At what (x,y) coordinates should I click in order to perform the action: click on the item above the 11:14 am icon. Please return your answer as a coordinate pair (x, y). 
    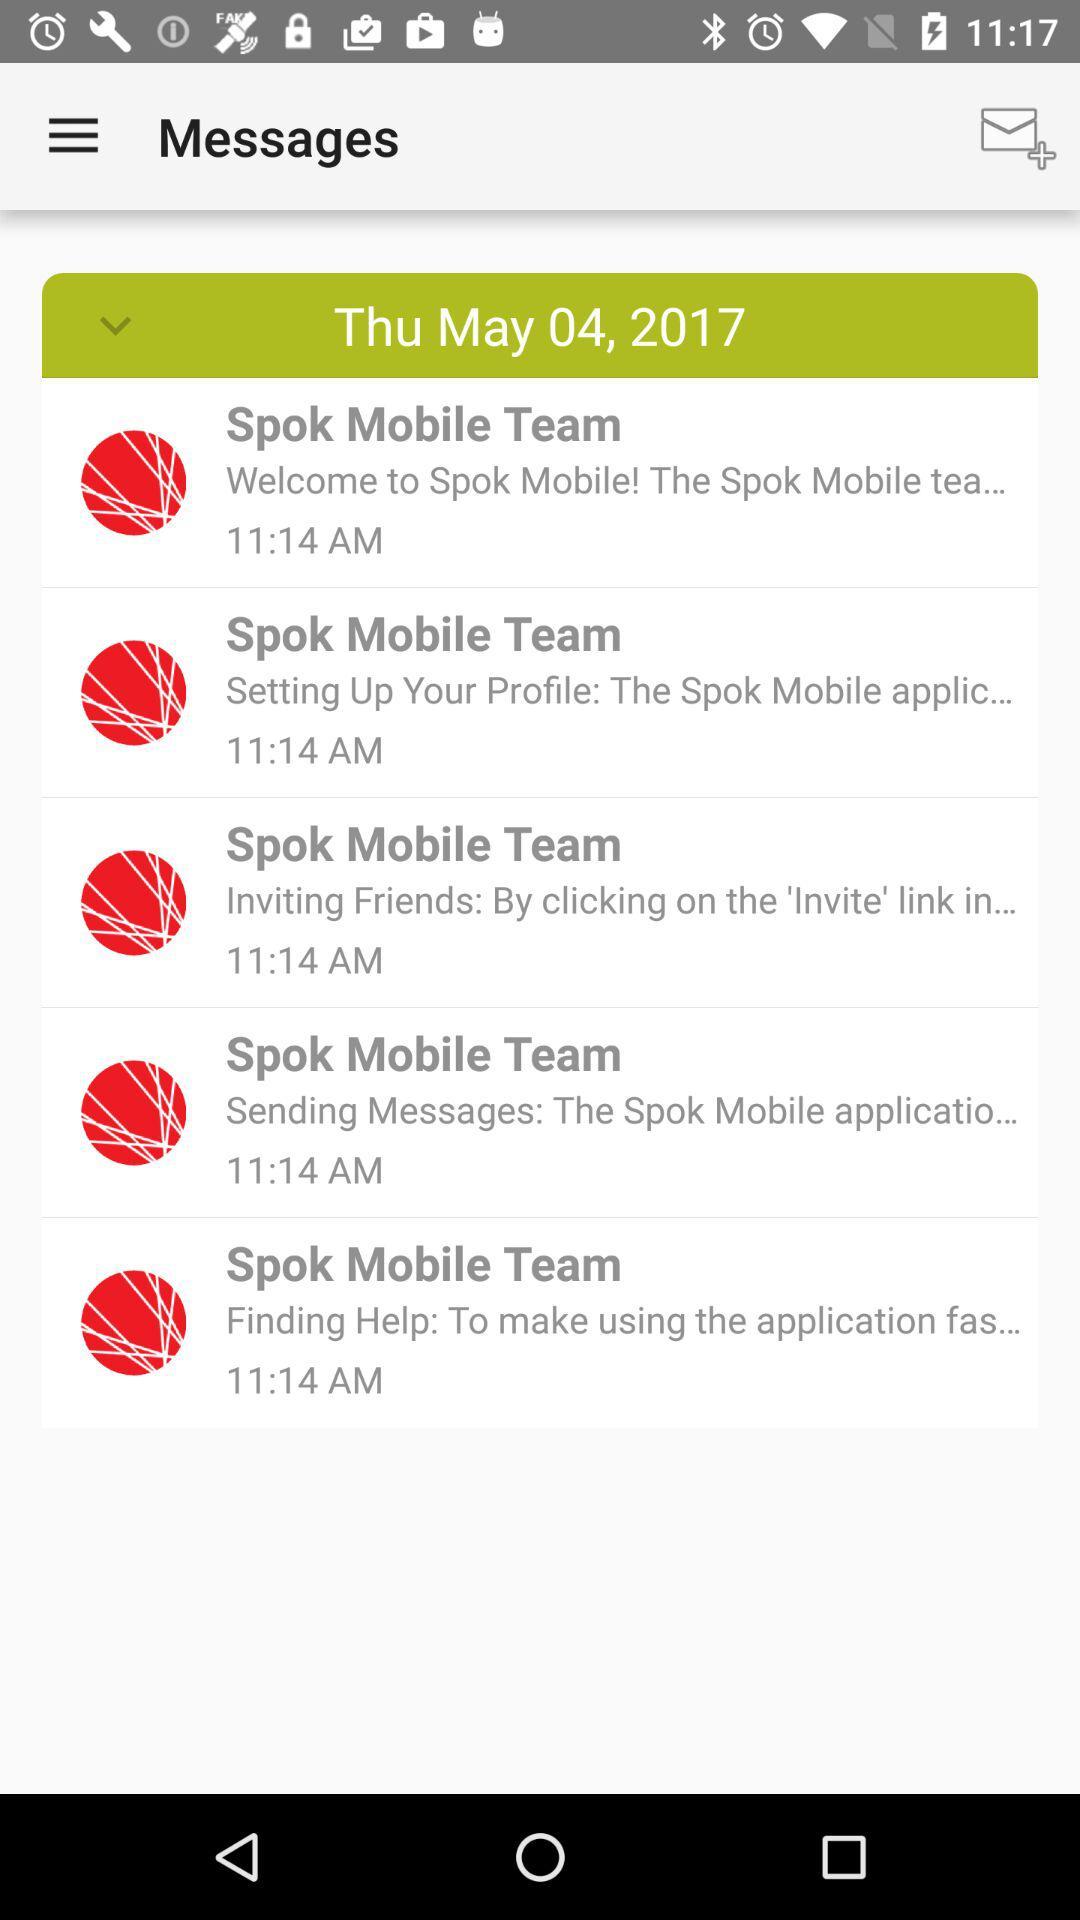
    Looking at the image, I should click on (624, 898).